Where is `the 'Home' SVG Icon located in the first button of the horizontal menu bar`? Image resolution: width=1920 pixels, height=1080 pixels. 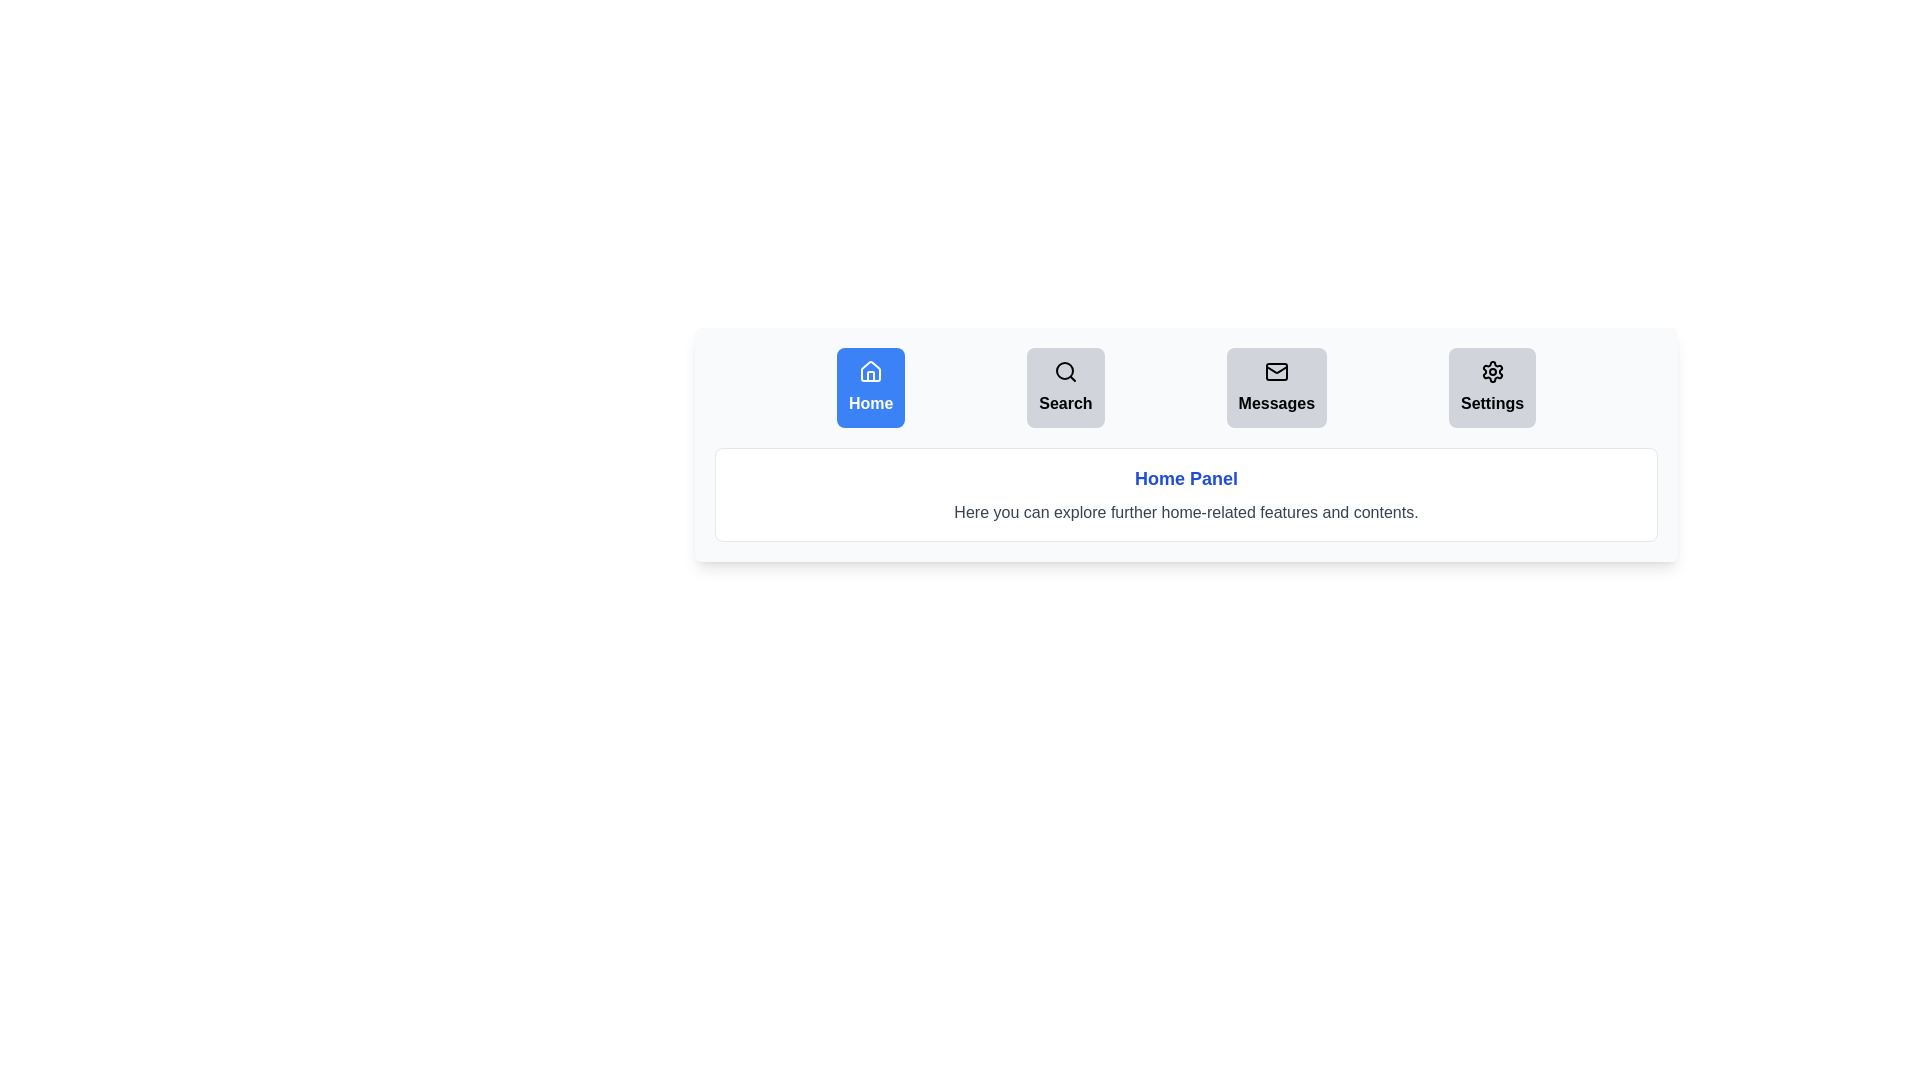
the 'Home' SVG Icon located in the first button of the horizontal menu bar is located at coordinates (871, 371).